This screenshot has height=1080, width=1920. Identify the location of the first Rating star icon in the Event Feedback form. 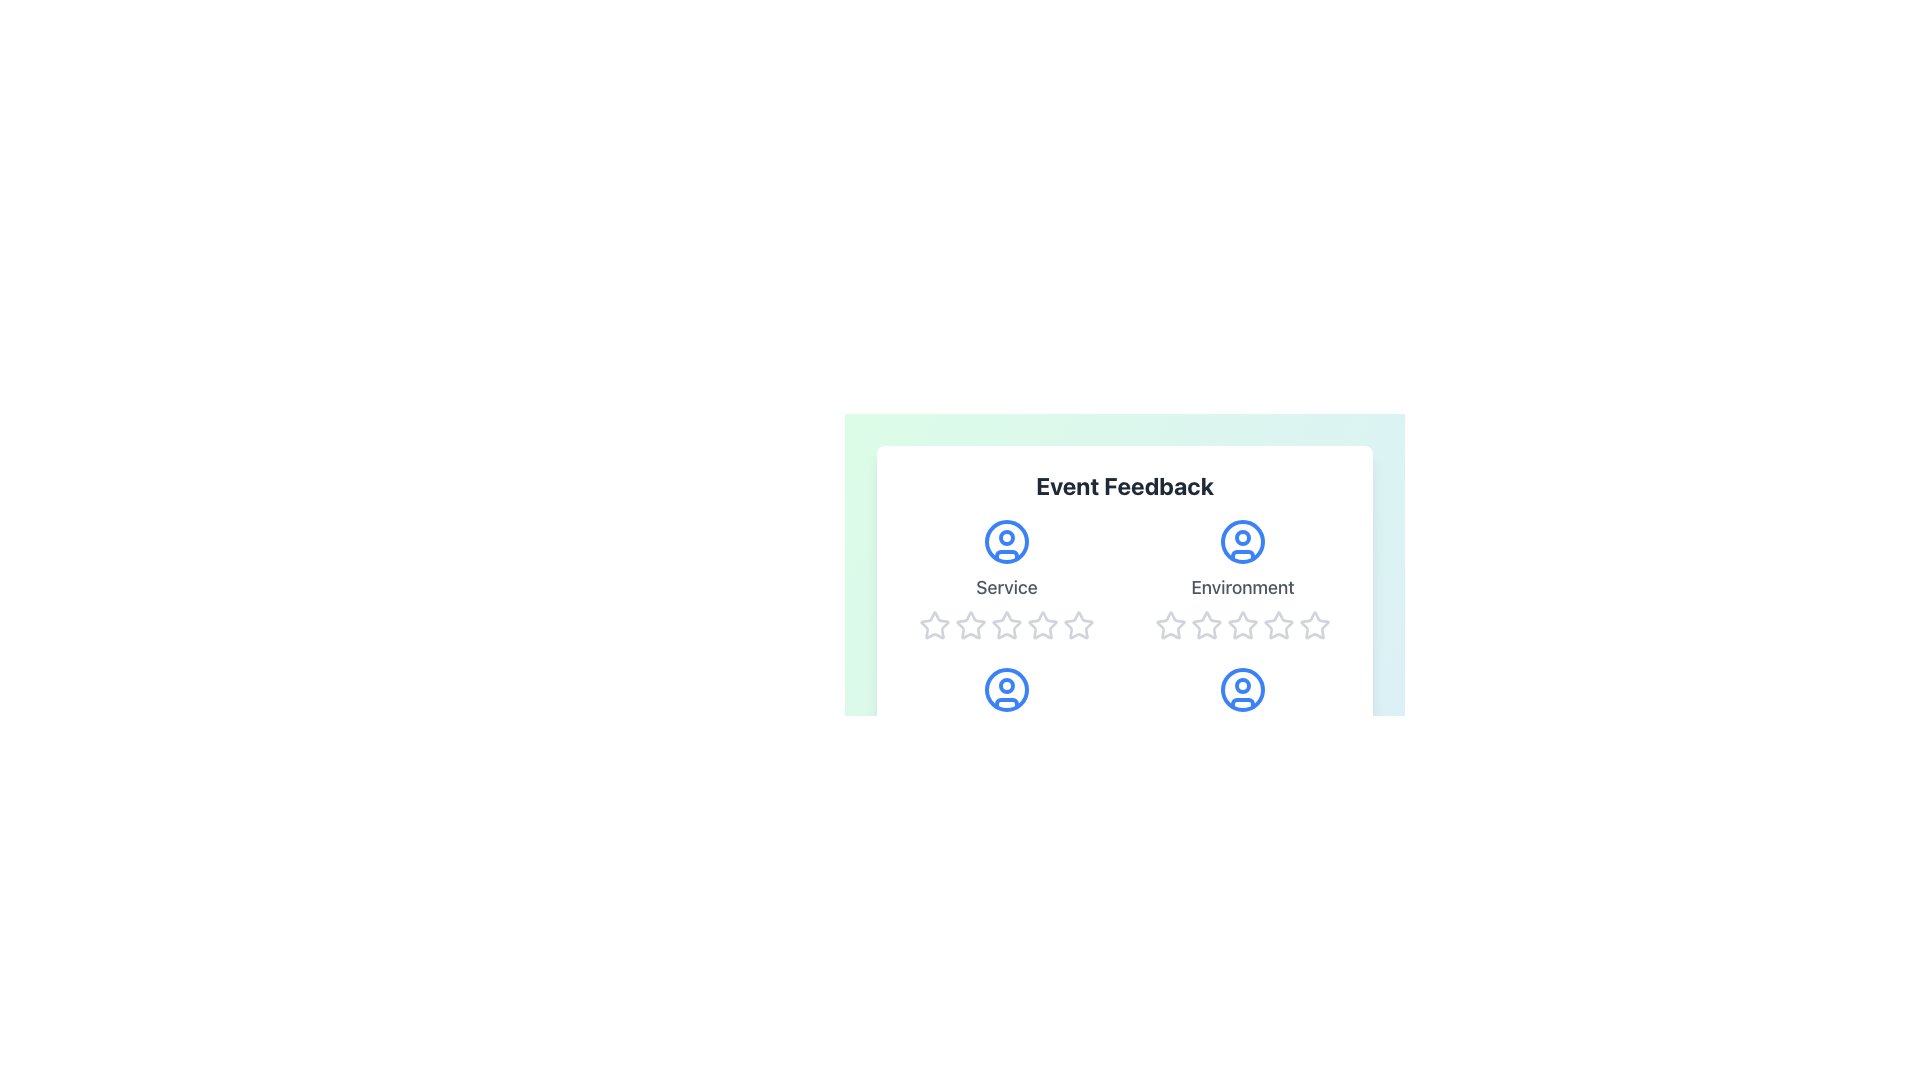
(934, 624).